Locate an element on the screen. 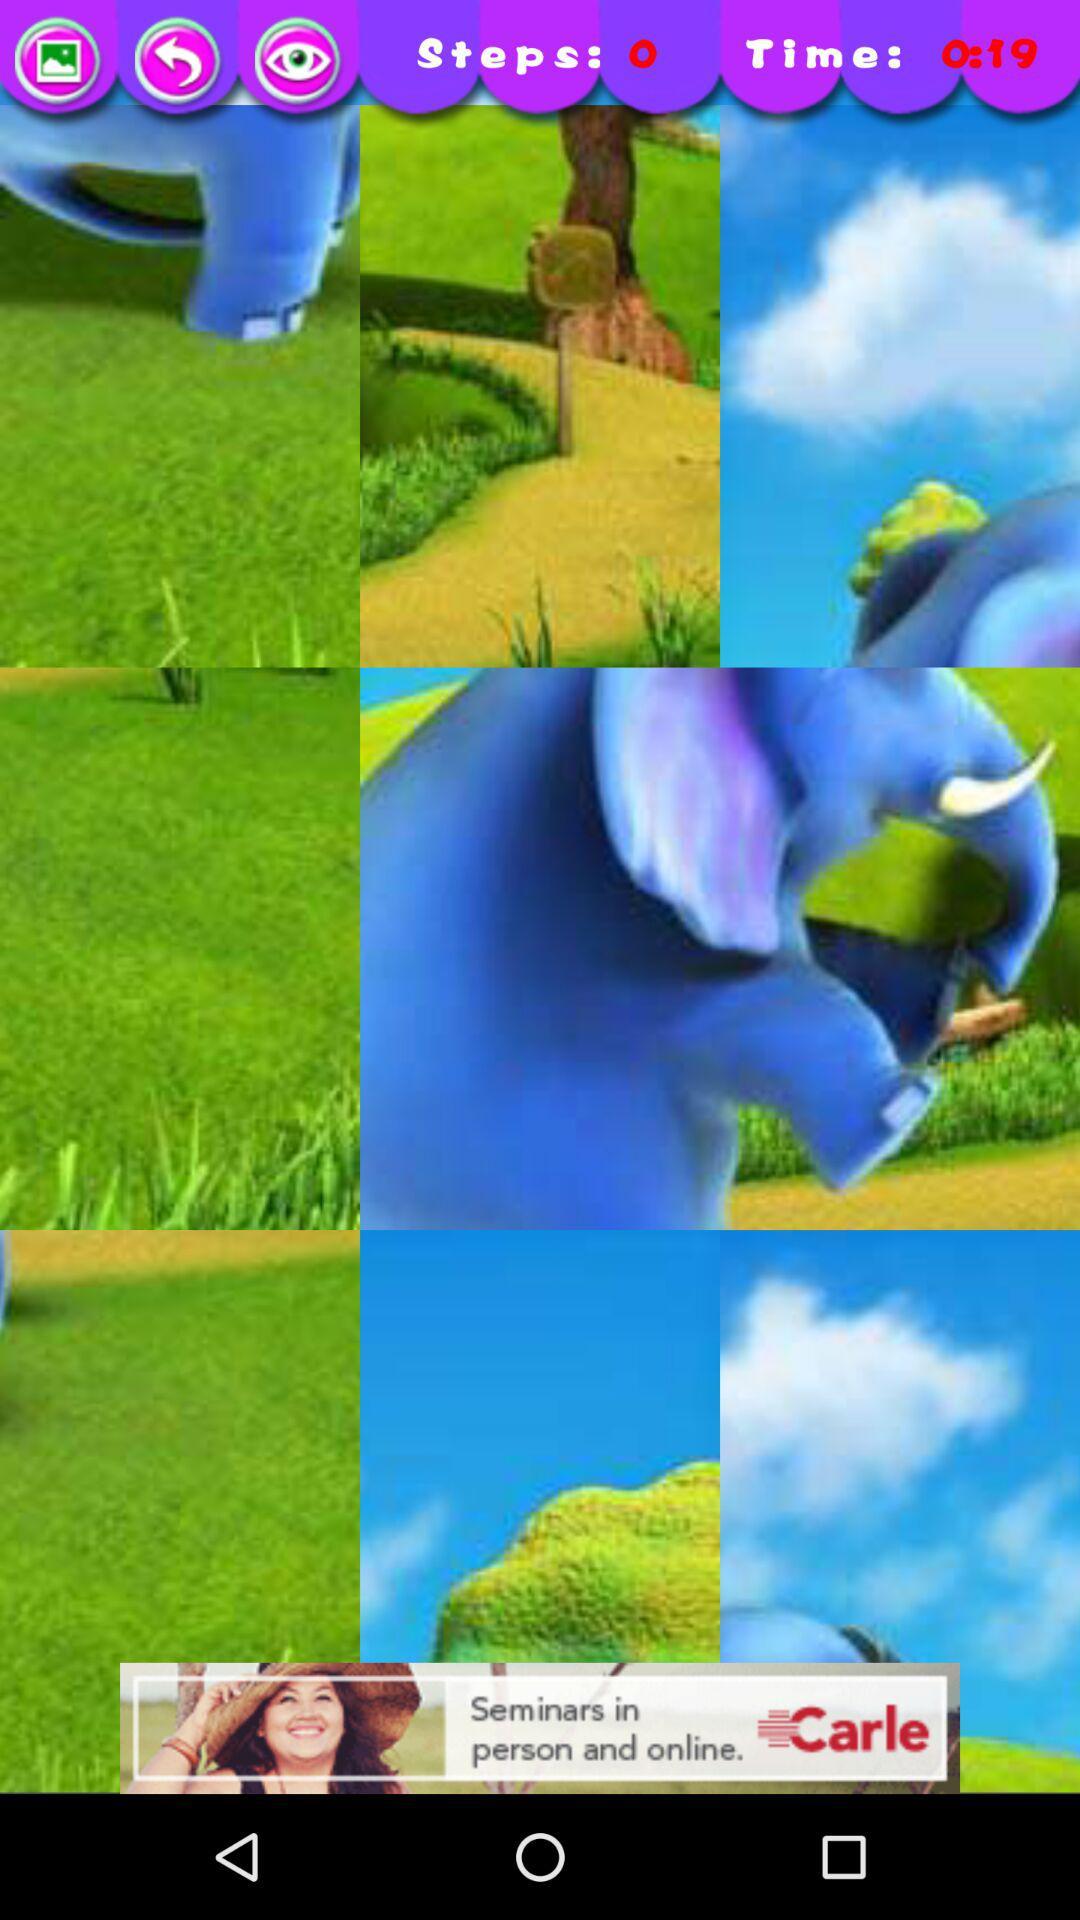 The height and width of the screenshot is (1920, 1080). the visibility icon is located at coordinates (300, 62).